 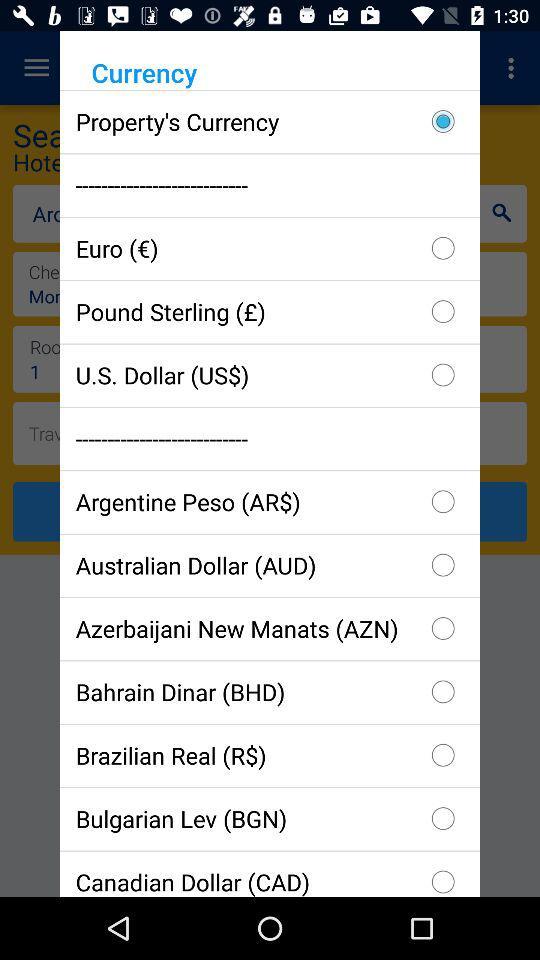 I want to click on icon above bulgarian lev (bgn) item, so click(x=270, y=754).